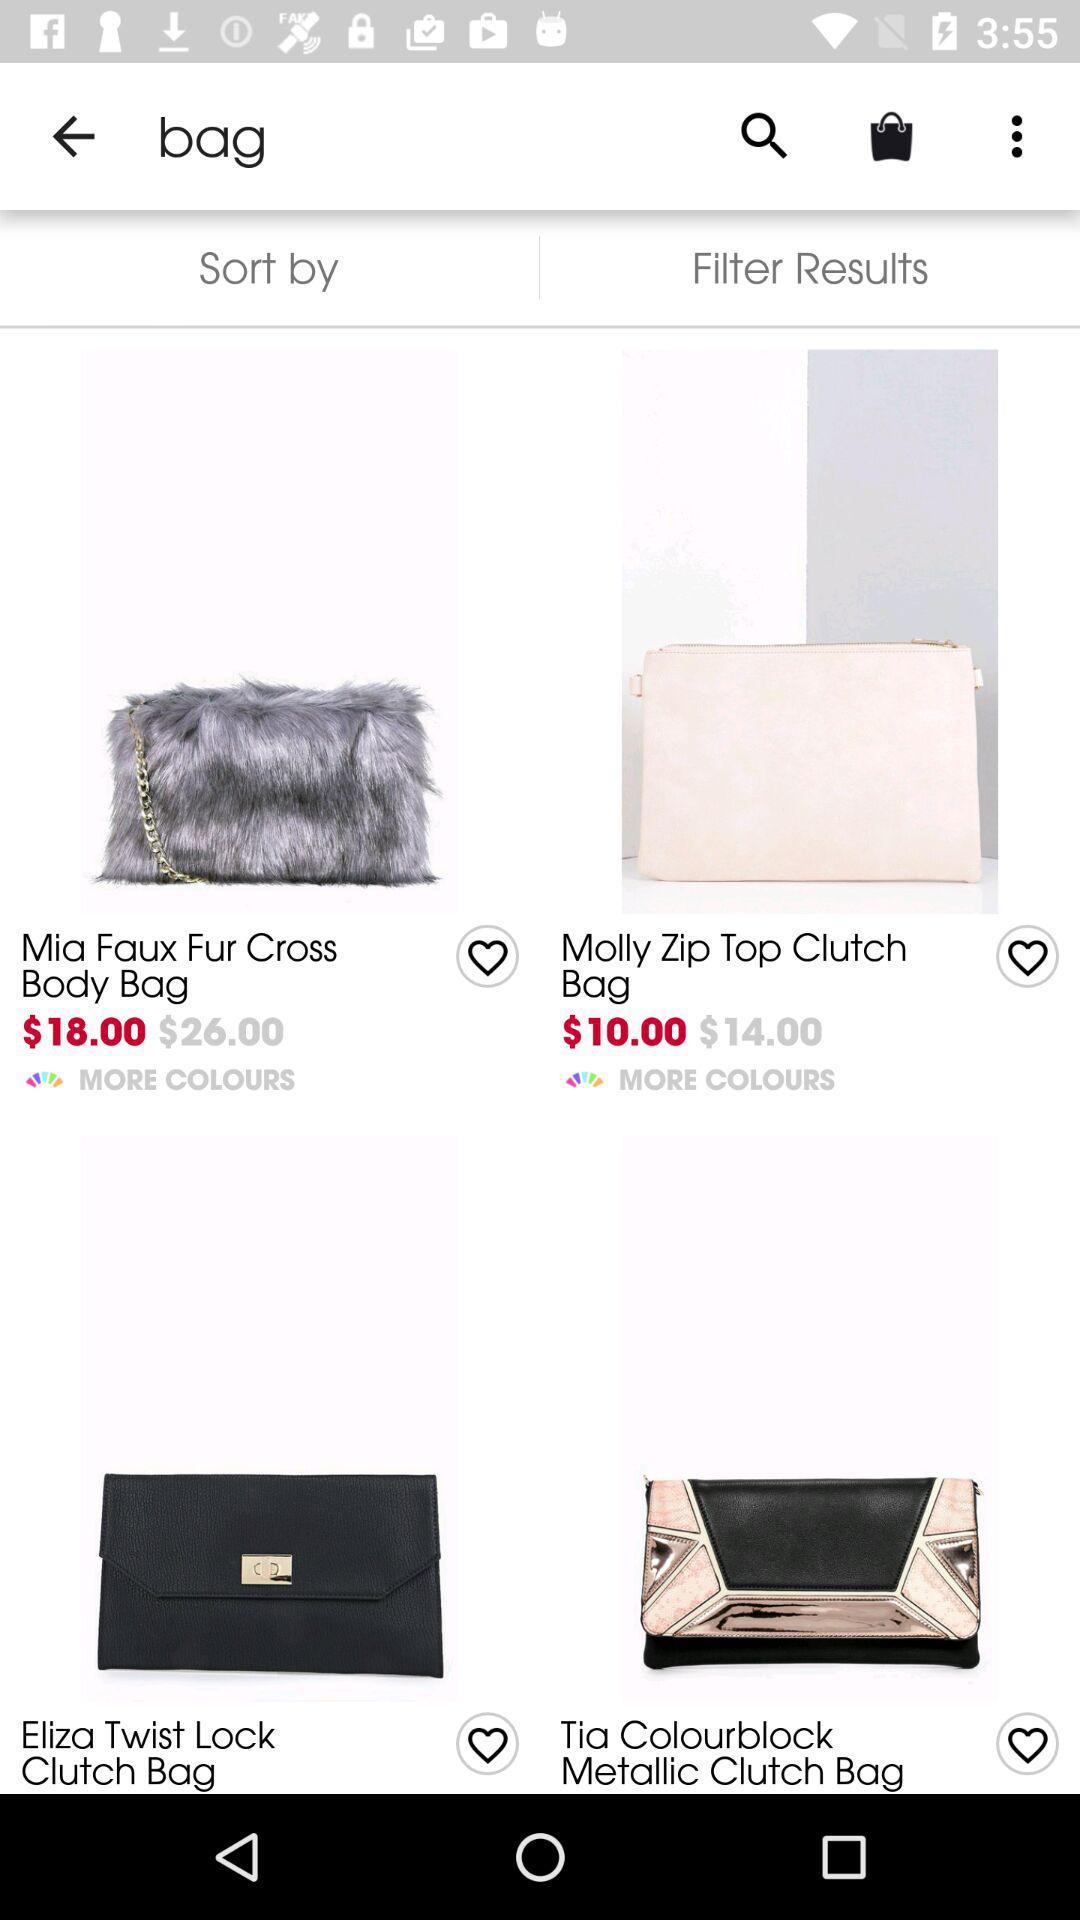 Image resolution: width=1080 pixels, height=1920 pixels. Describe the element at coordinates (1027, 955) in the screenshot. I see `like it` at that location.